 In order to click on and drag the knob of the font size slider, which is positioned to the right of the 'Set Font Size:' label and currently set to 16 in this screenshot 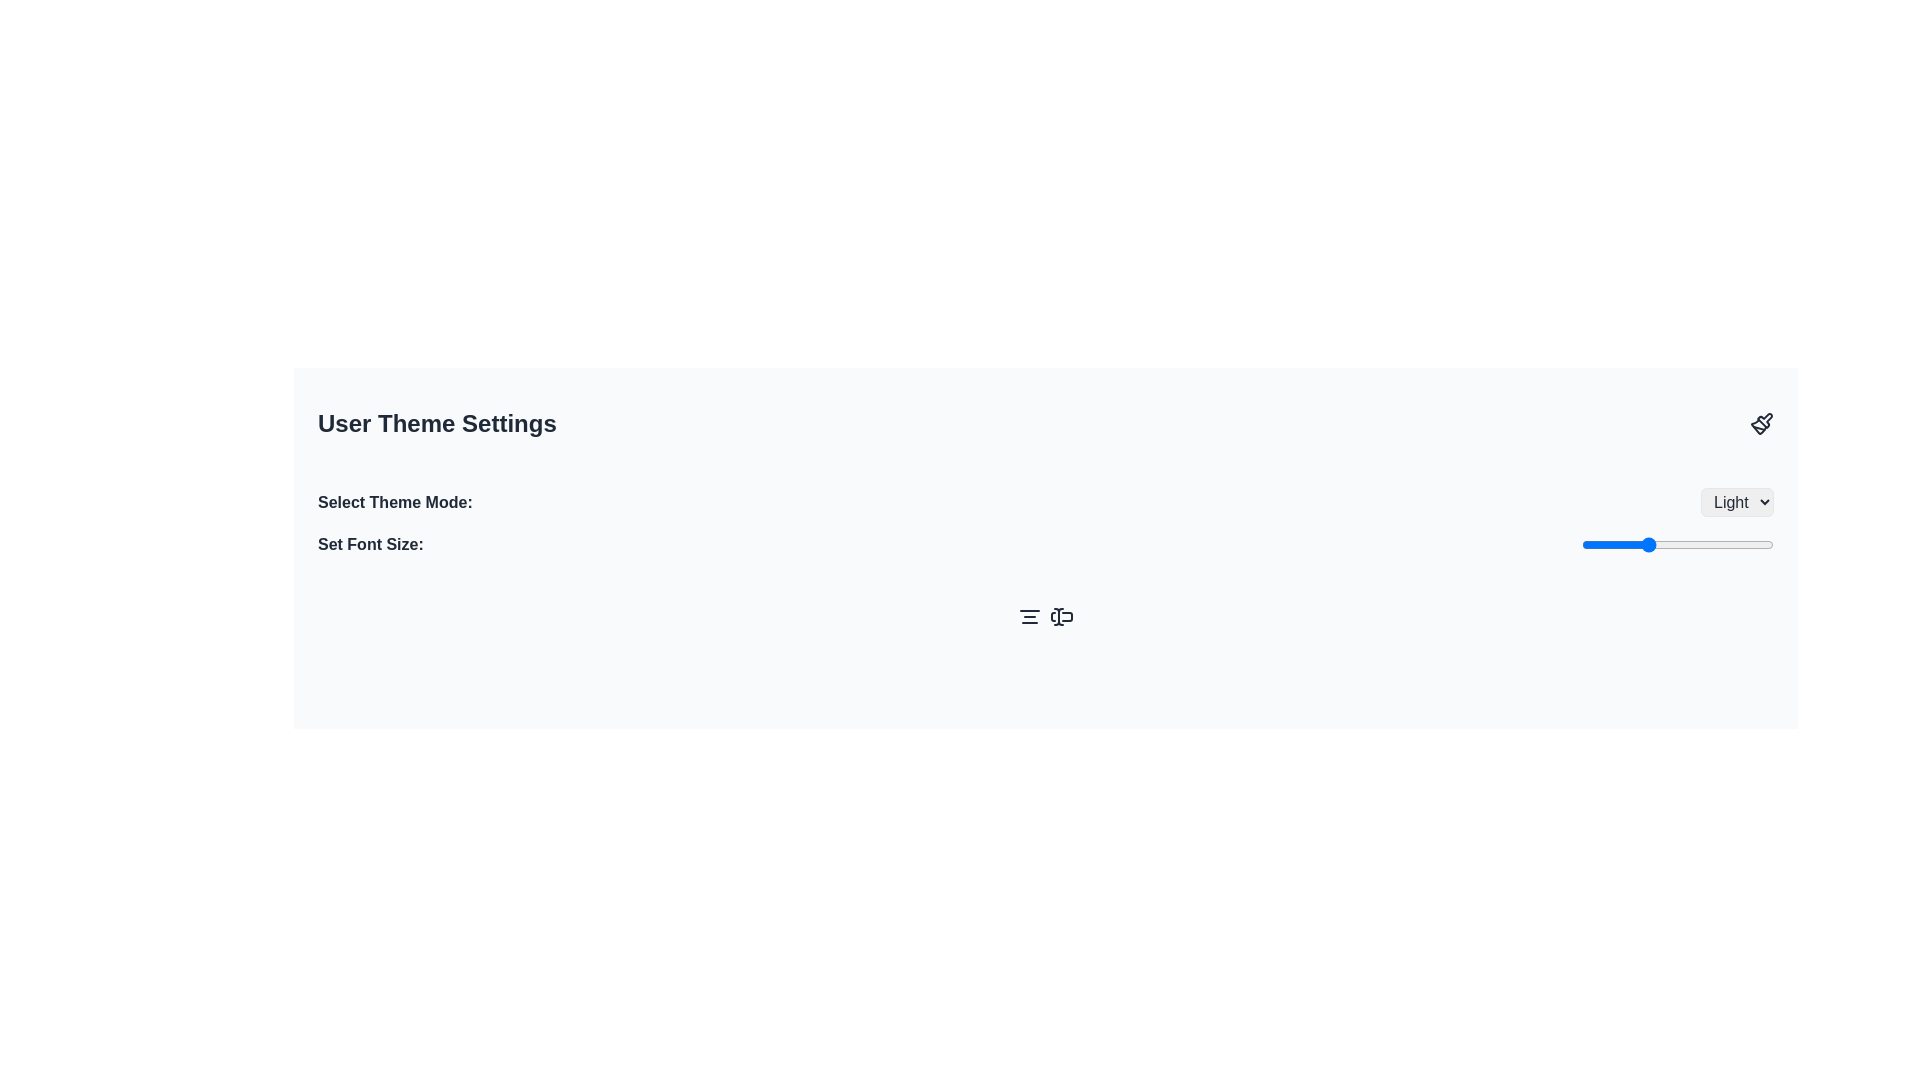, I will do `click(1678, 544)`.